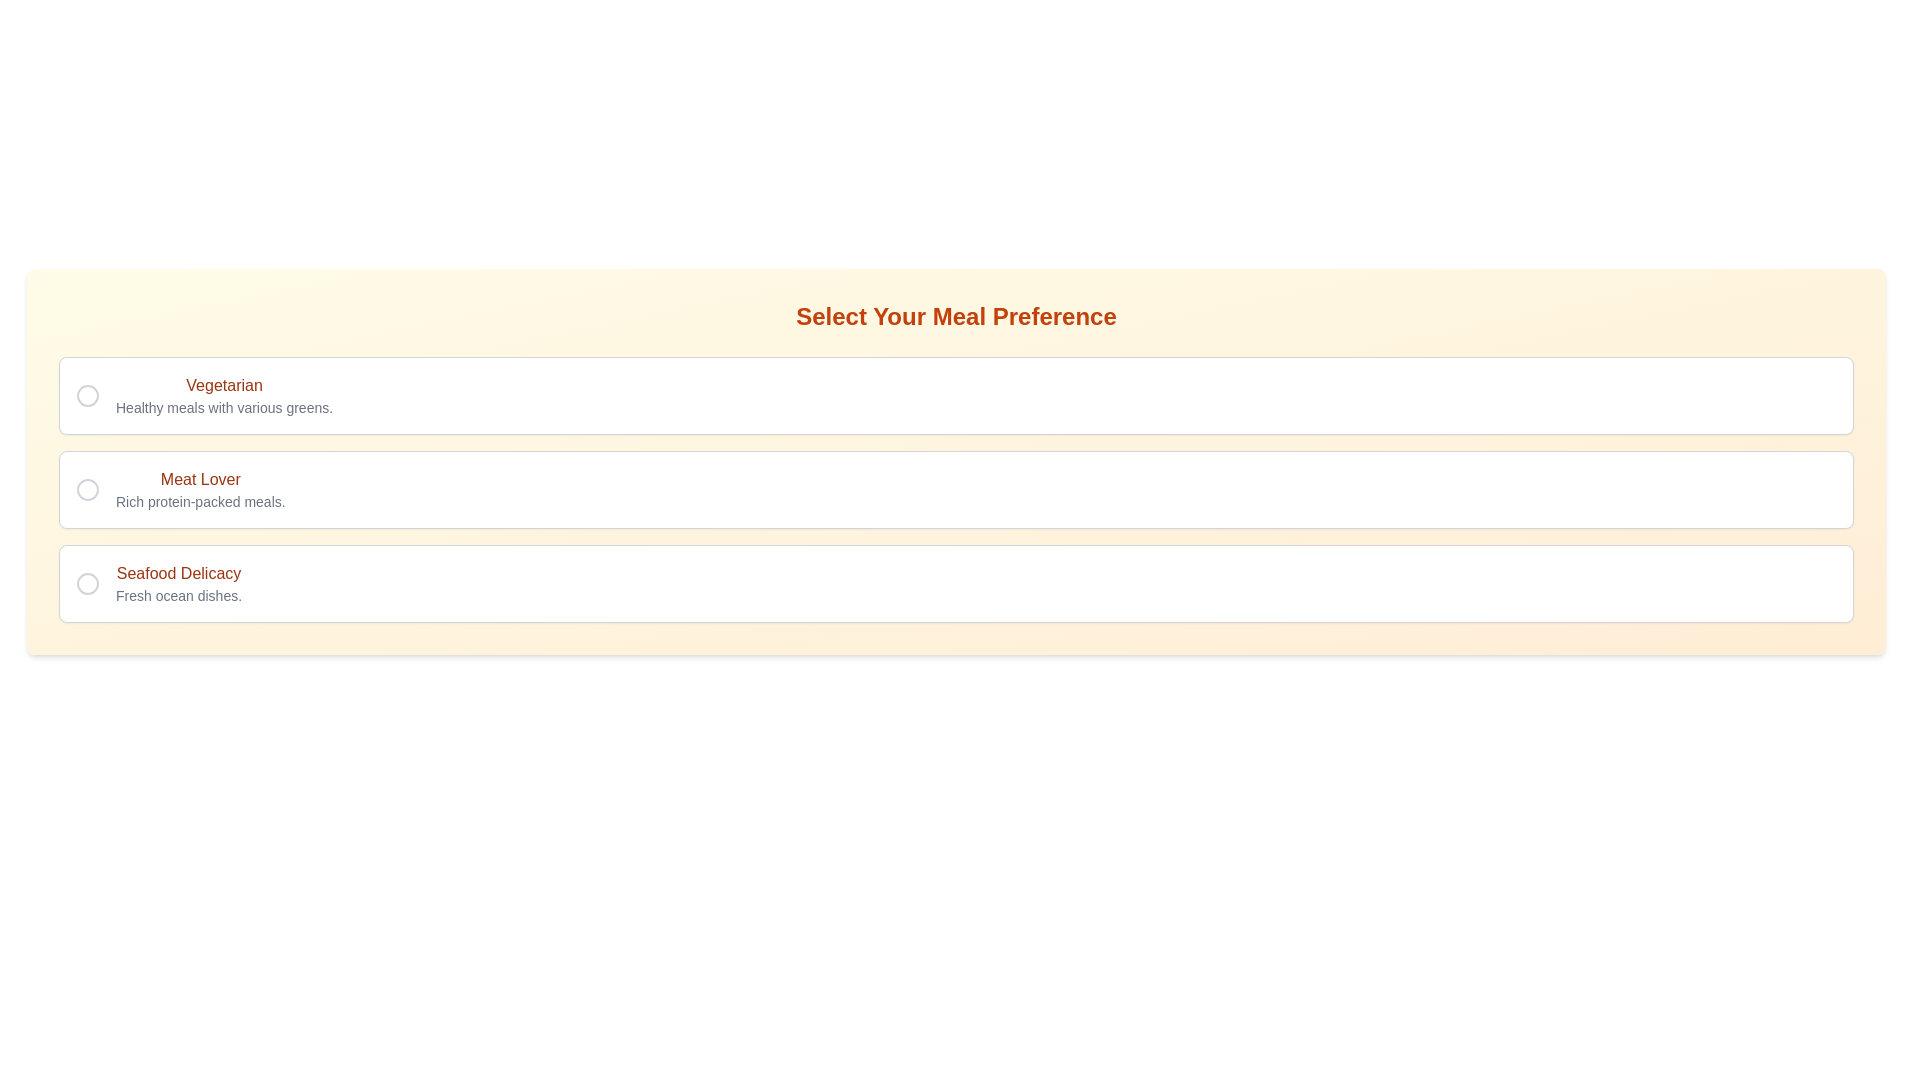 The width and height of the screenshot is (1920, 1080). What do you see at coordinates (955, 583) in the screenshot?
I see `the selectable card representing seafood dishes, which is the third option in a vertical list of meal preferences` at bounding box center [955, 583].